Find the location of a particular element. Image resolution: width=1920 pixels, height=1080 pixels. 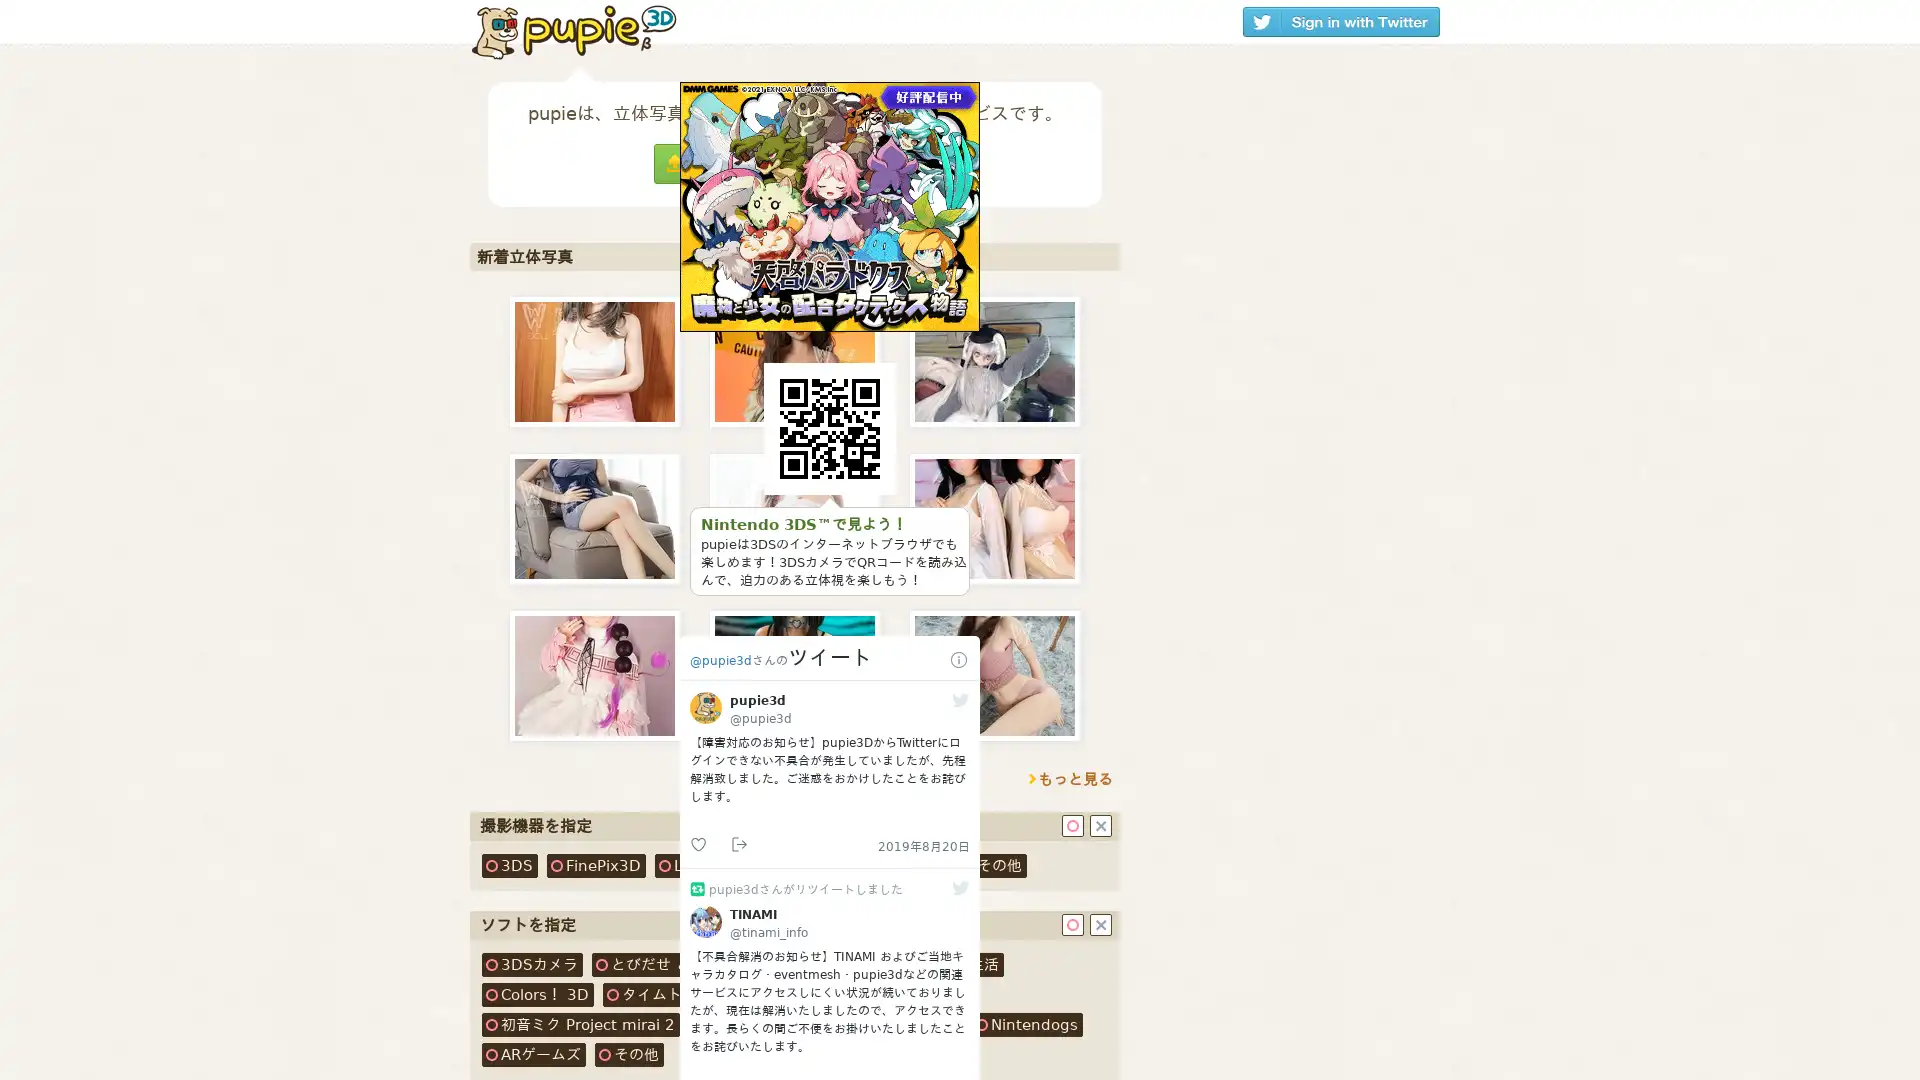

3DS is located at coordinates (509, 865).